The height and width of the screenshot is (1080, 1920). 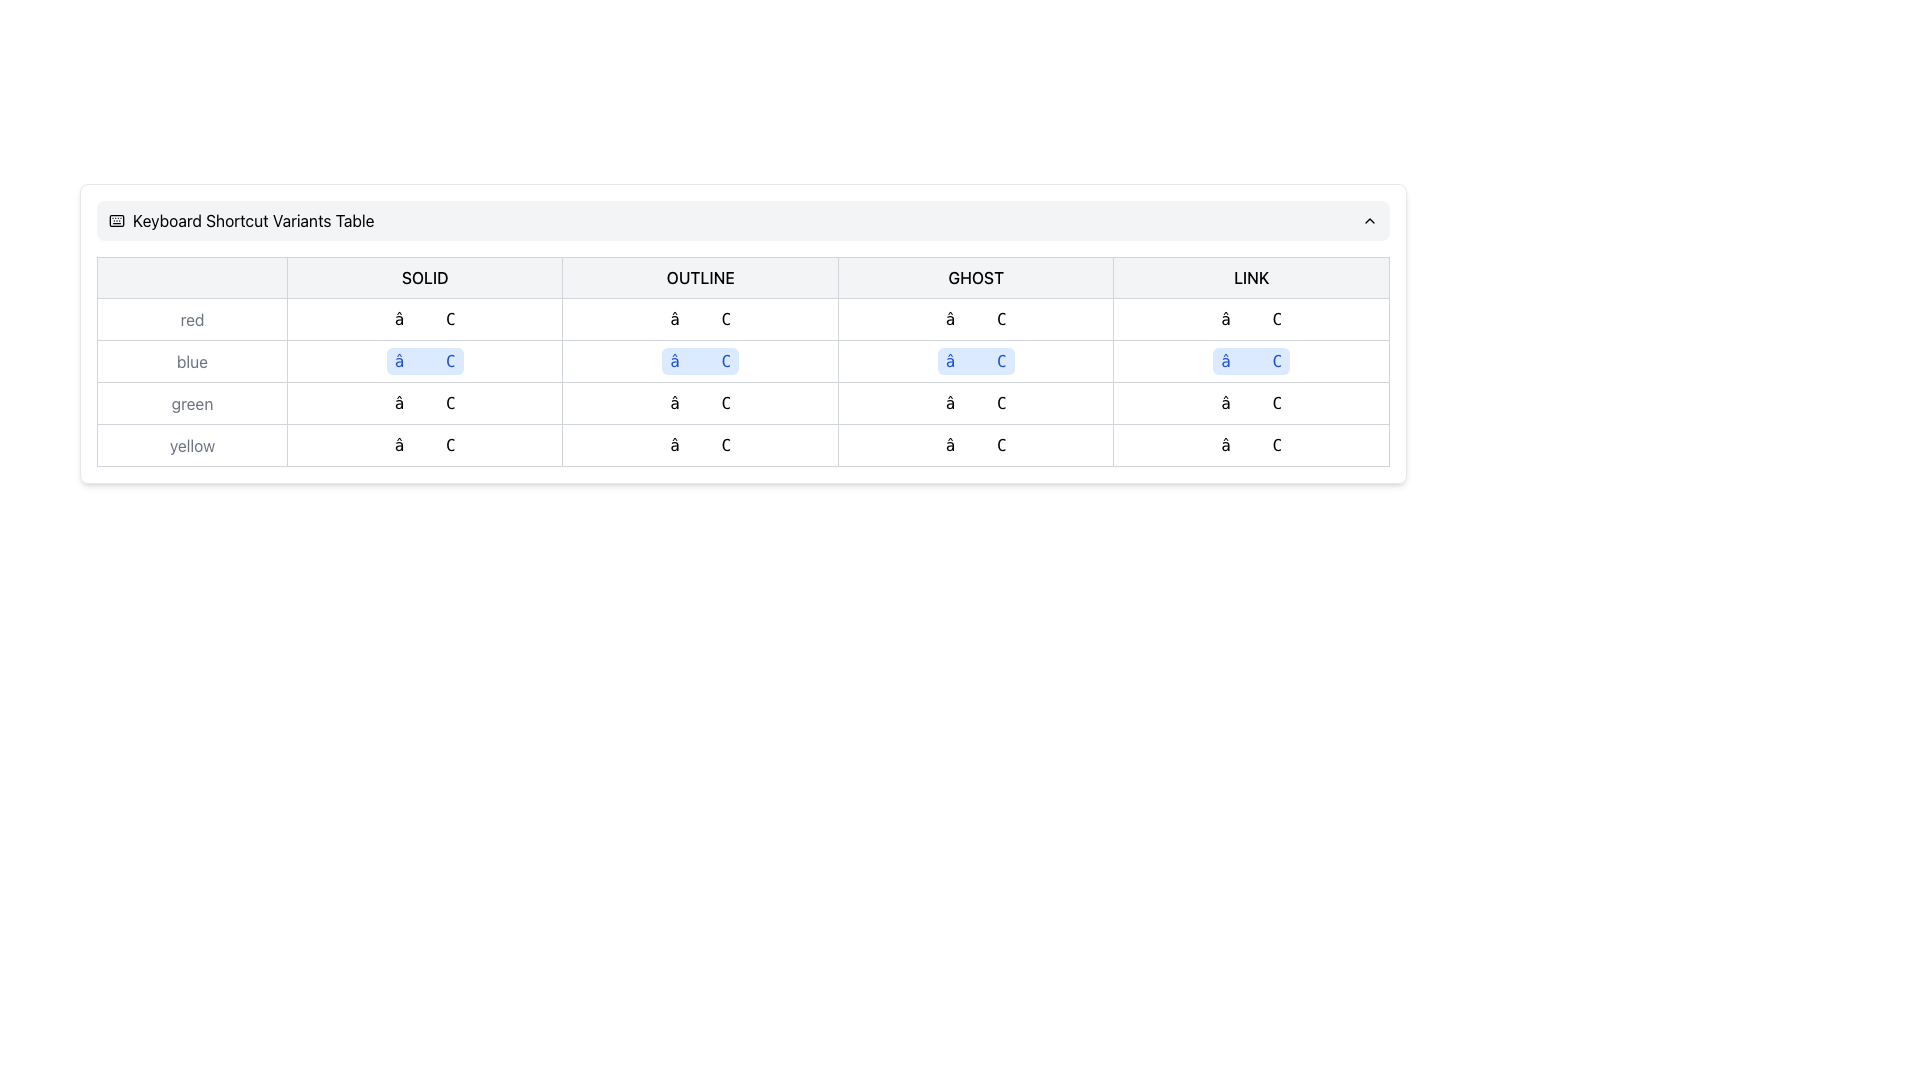 I want to click on the data display button located in the 'GHOST' column, aligned with the 'green' row in the table, so click(x=976, y=403).